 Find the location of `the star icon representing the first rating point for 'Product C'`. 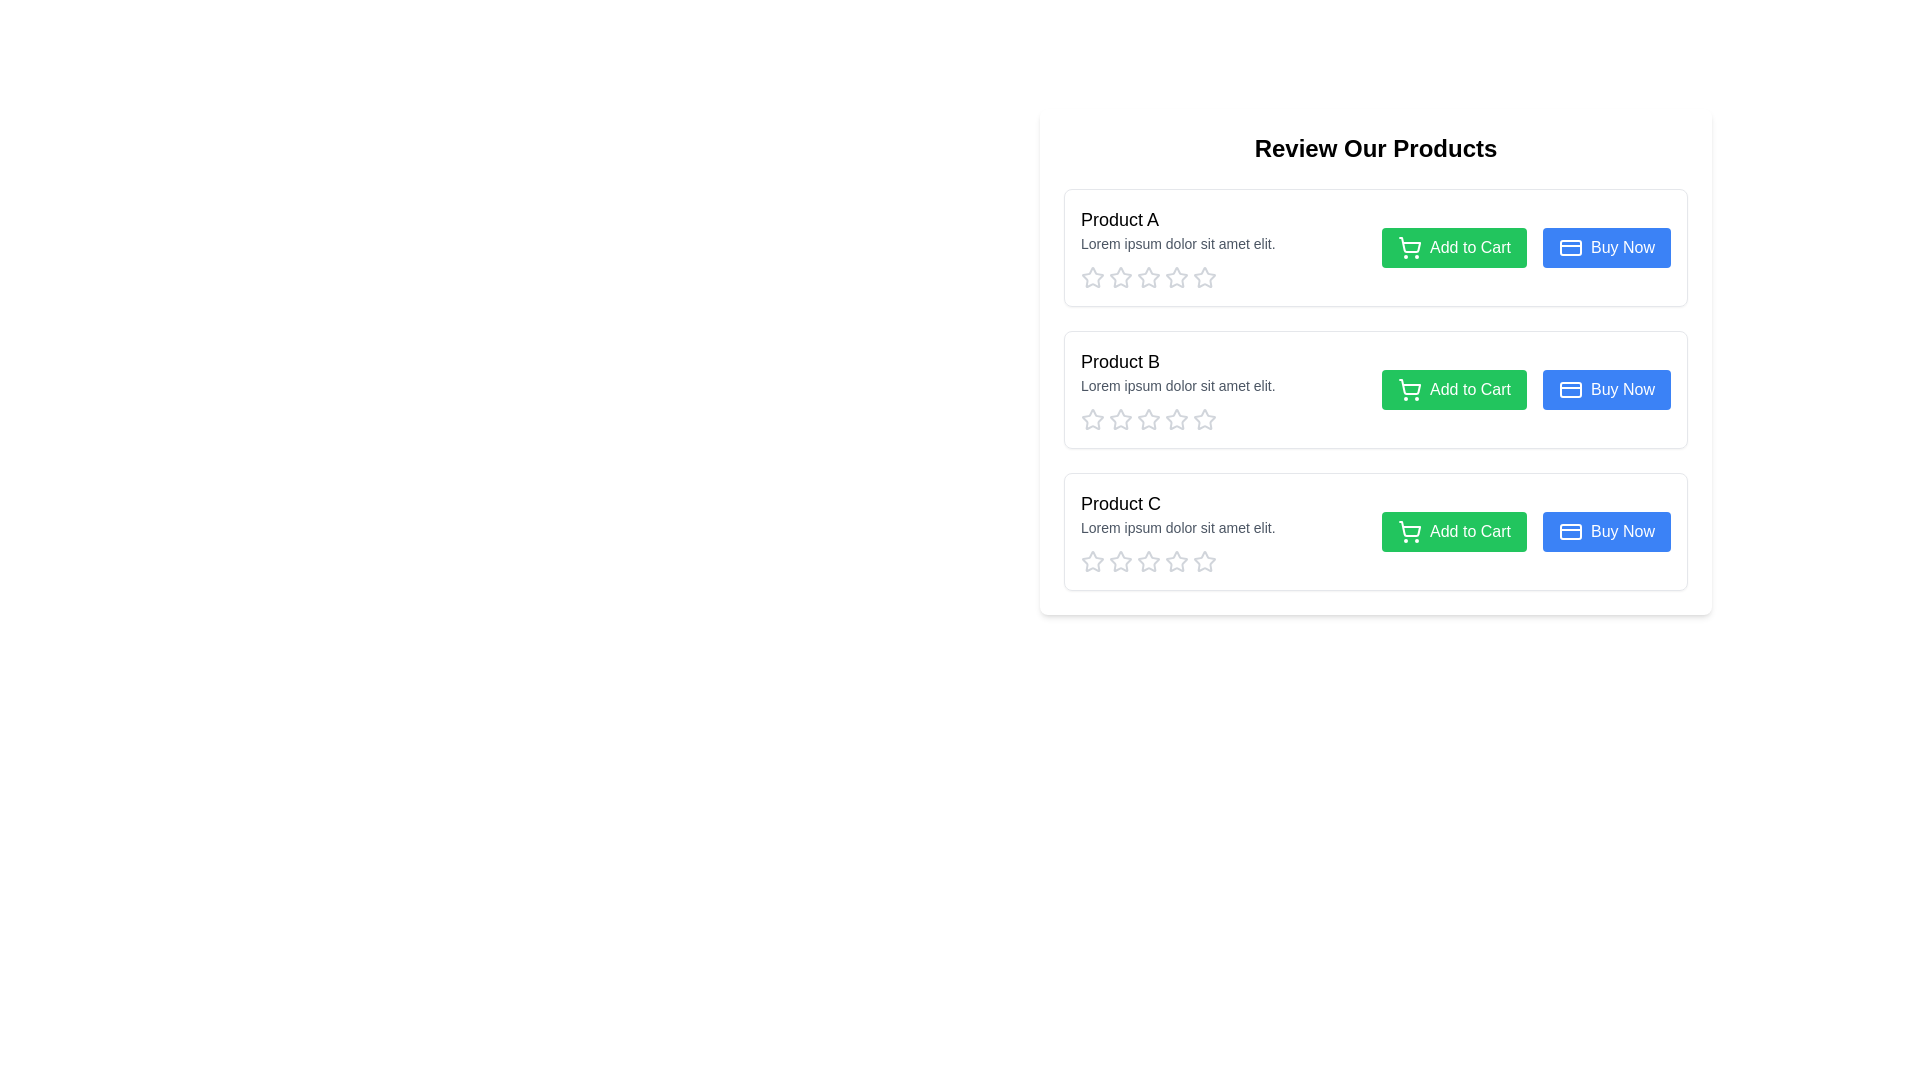

the star icon representing the first rating point for 'Product C' is located at coordinates (1092, 561).